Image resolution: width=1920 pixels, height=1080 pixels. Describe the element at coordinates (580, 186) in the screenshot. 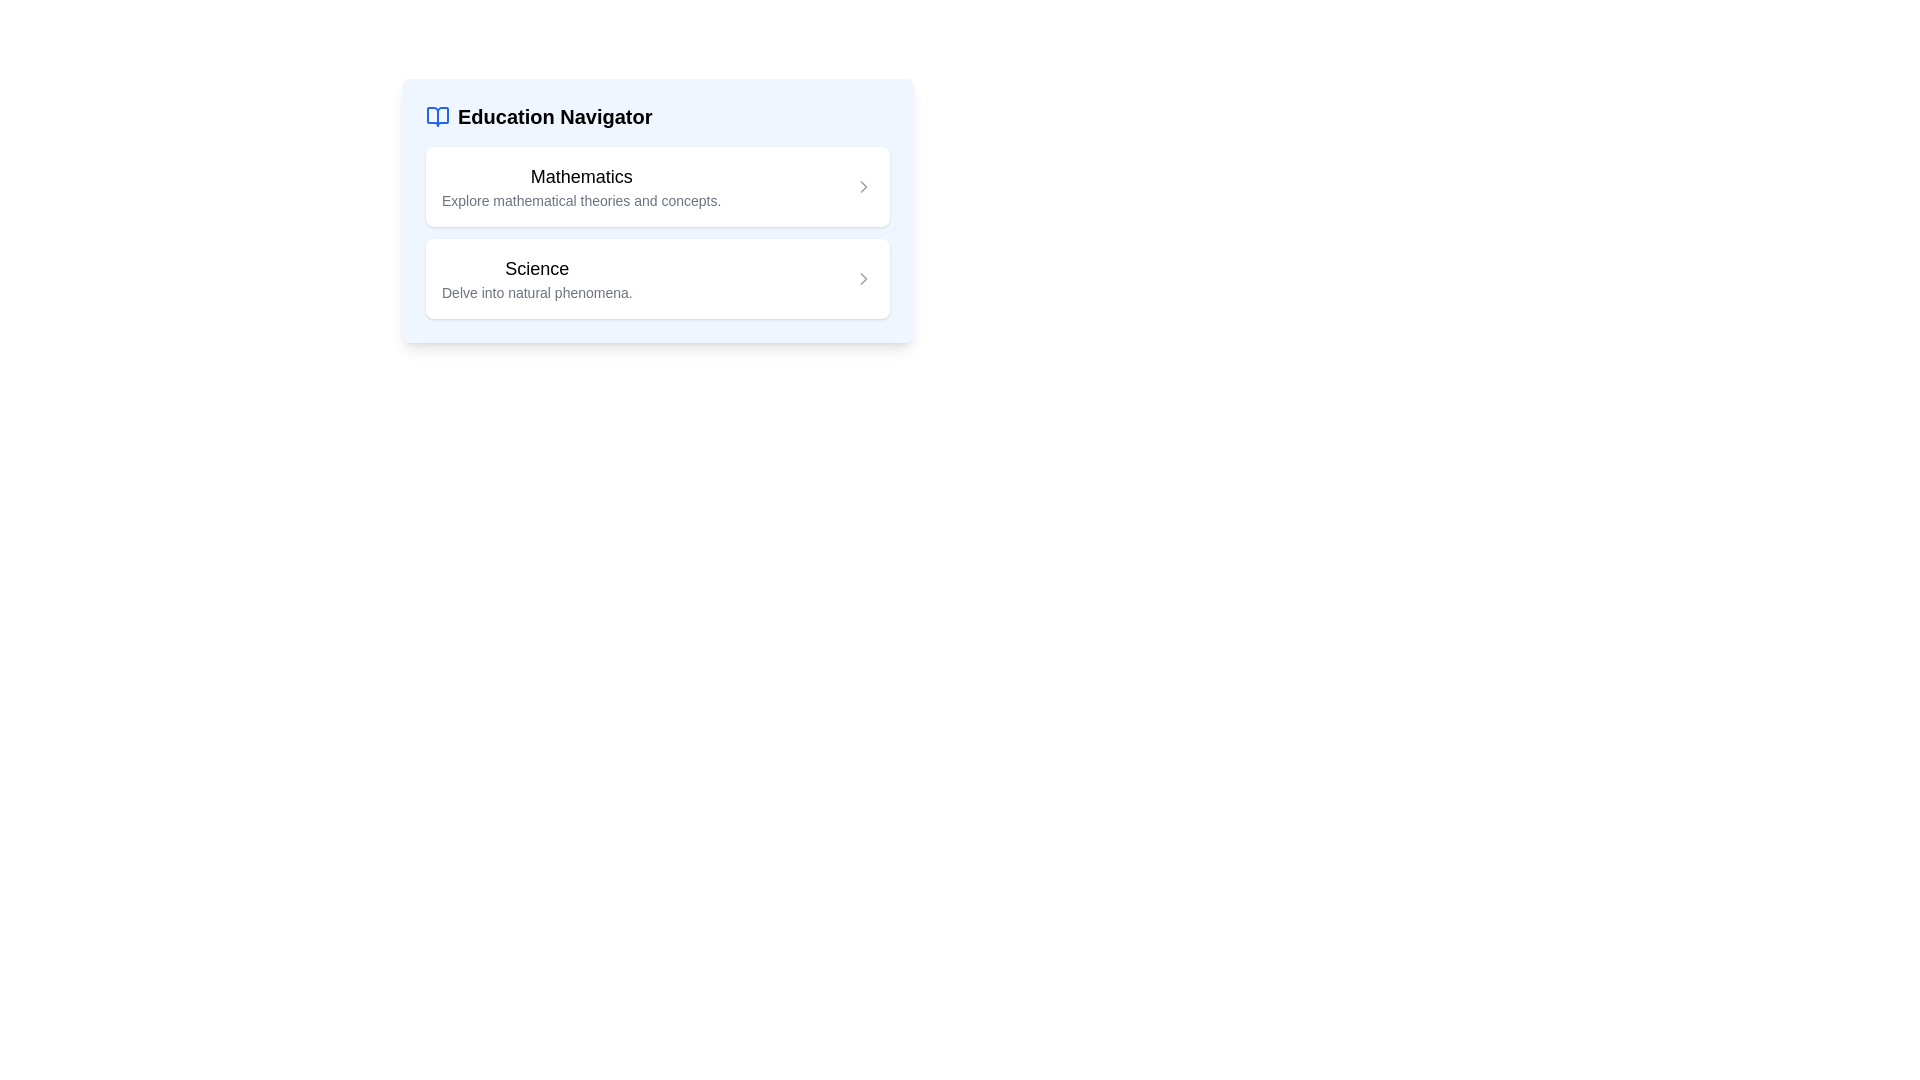

I see `the 'Mathematics' text block within the interactive card` at that location.